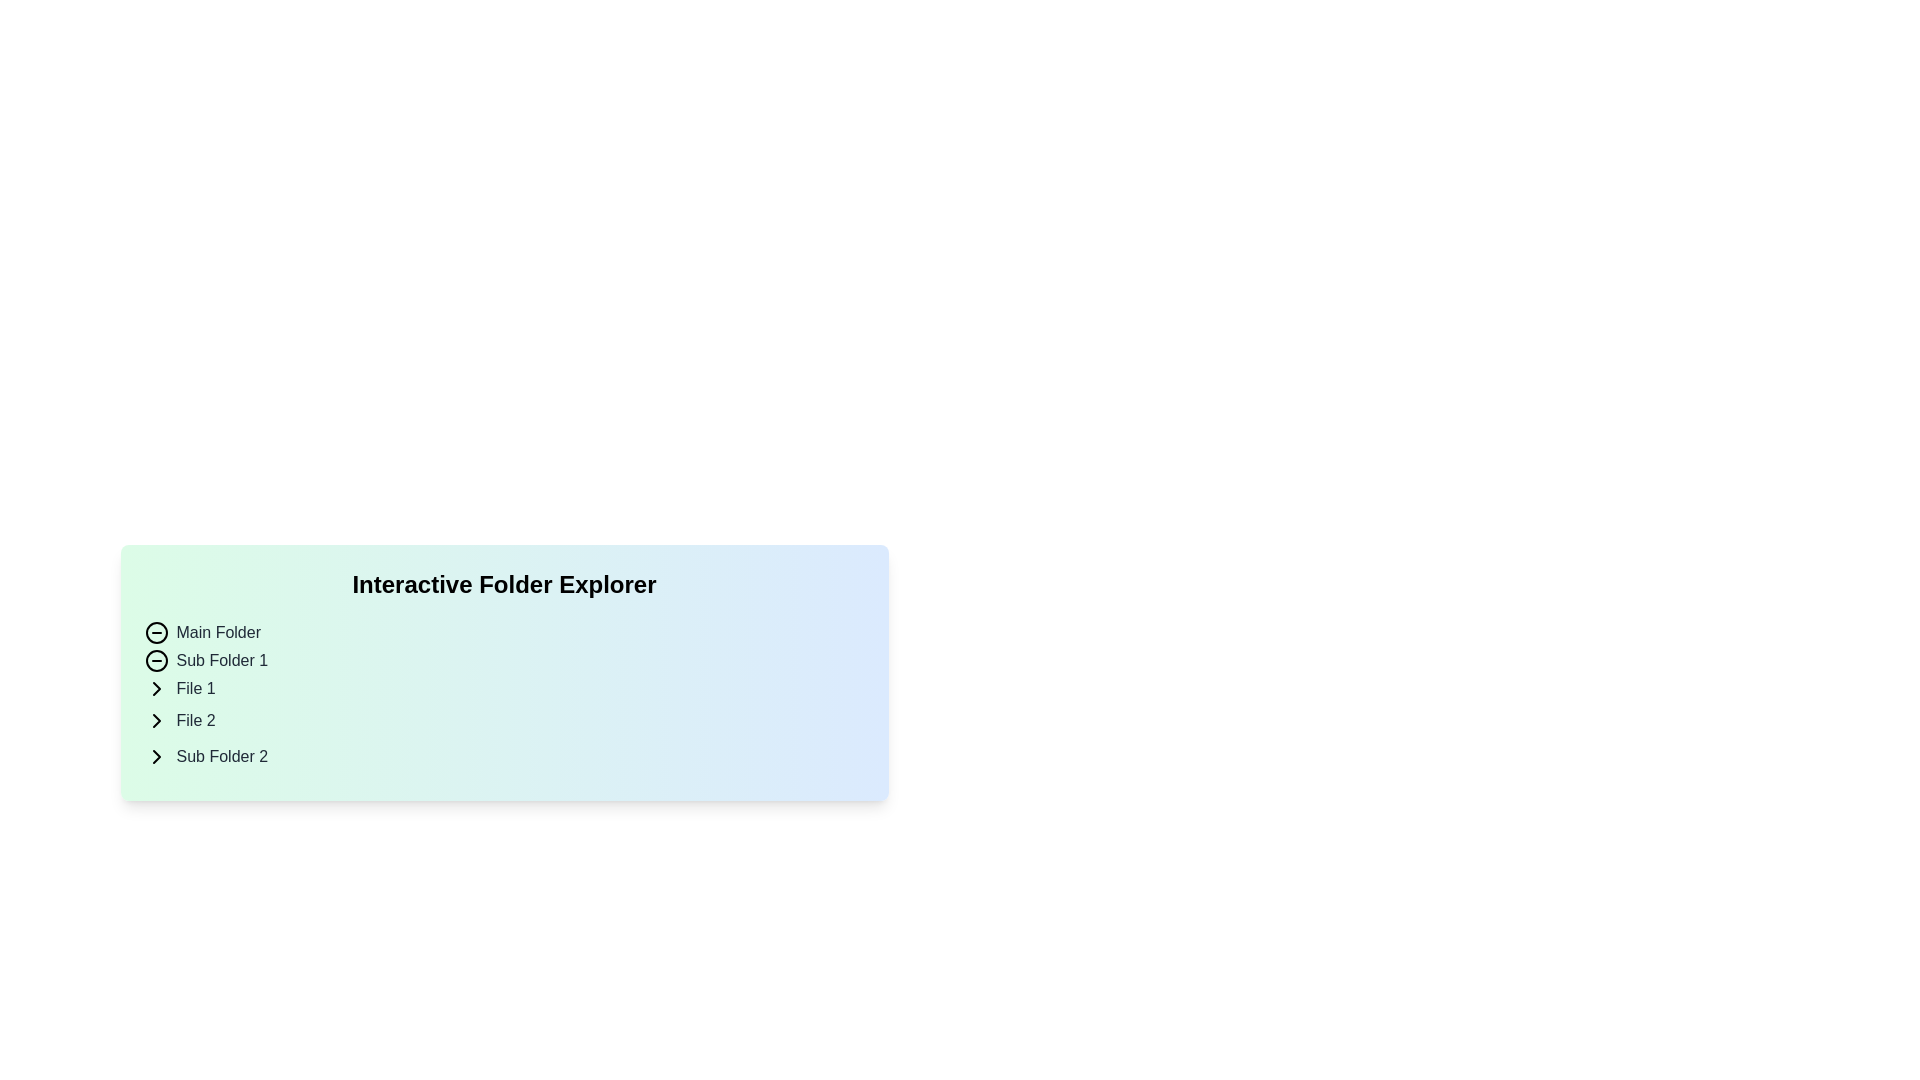 This screenshot has width=1920, height=1080. What do you see at coordinates (504, 756) in the screenshot?
I see `the 'Sub Folder 2' item in the tree view` at bounding box center [504, 756].